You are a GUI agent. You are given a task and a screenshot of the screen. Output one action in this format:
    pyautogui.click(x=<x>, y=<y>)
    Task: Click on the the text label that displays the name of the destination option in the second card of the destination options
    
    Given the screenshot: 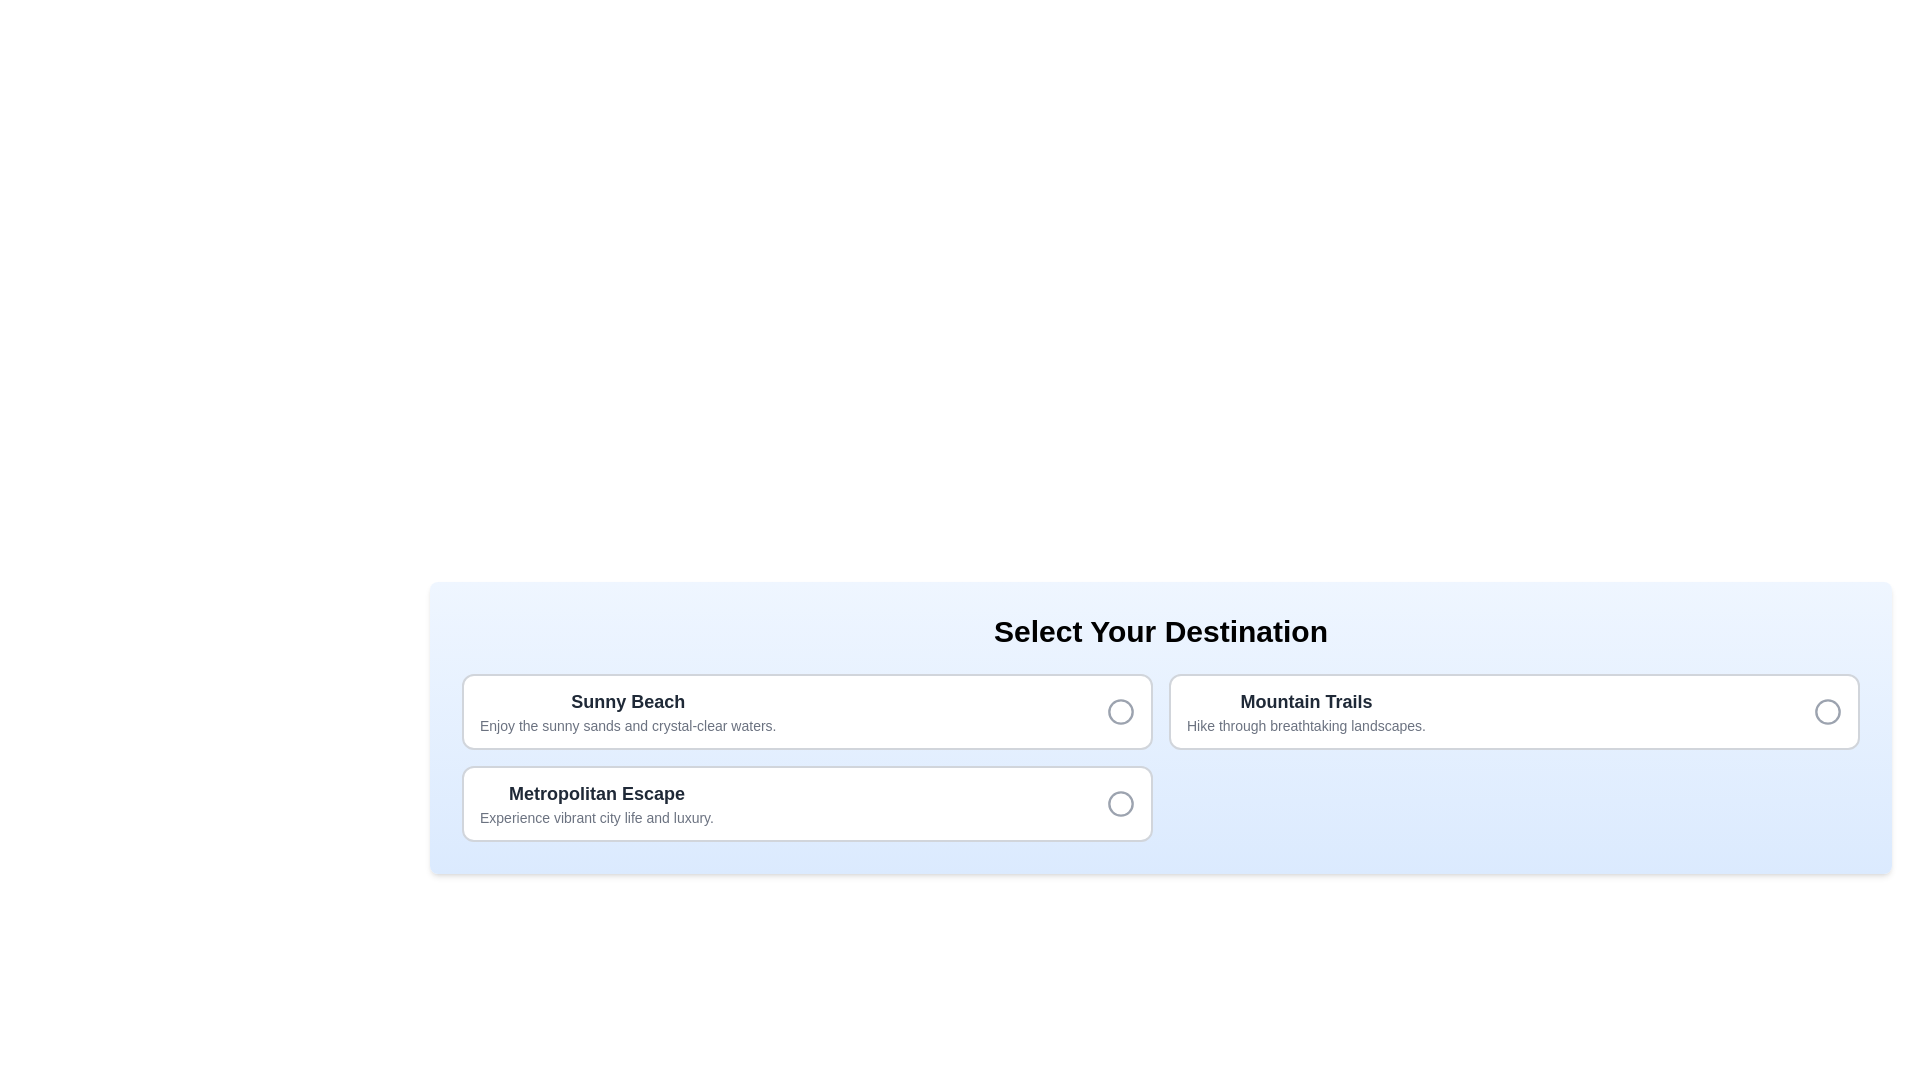 What is the action you would take?
    pyautogui.click(x=595, y=793)
    